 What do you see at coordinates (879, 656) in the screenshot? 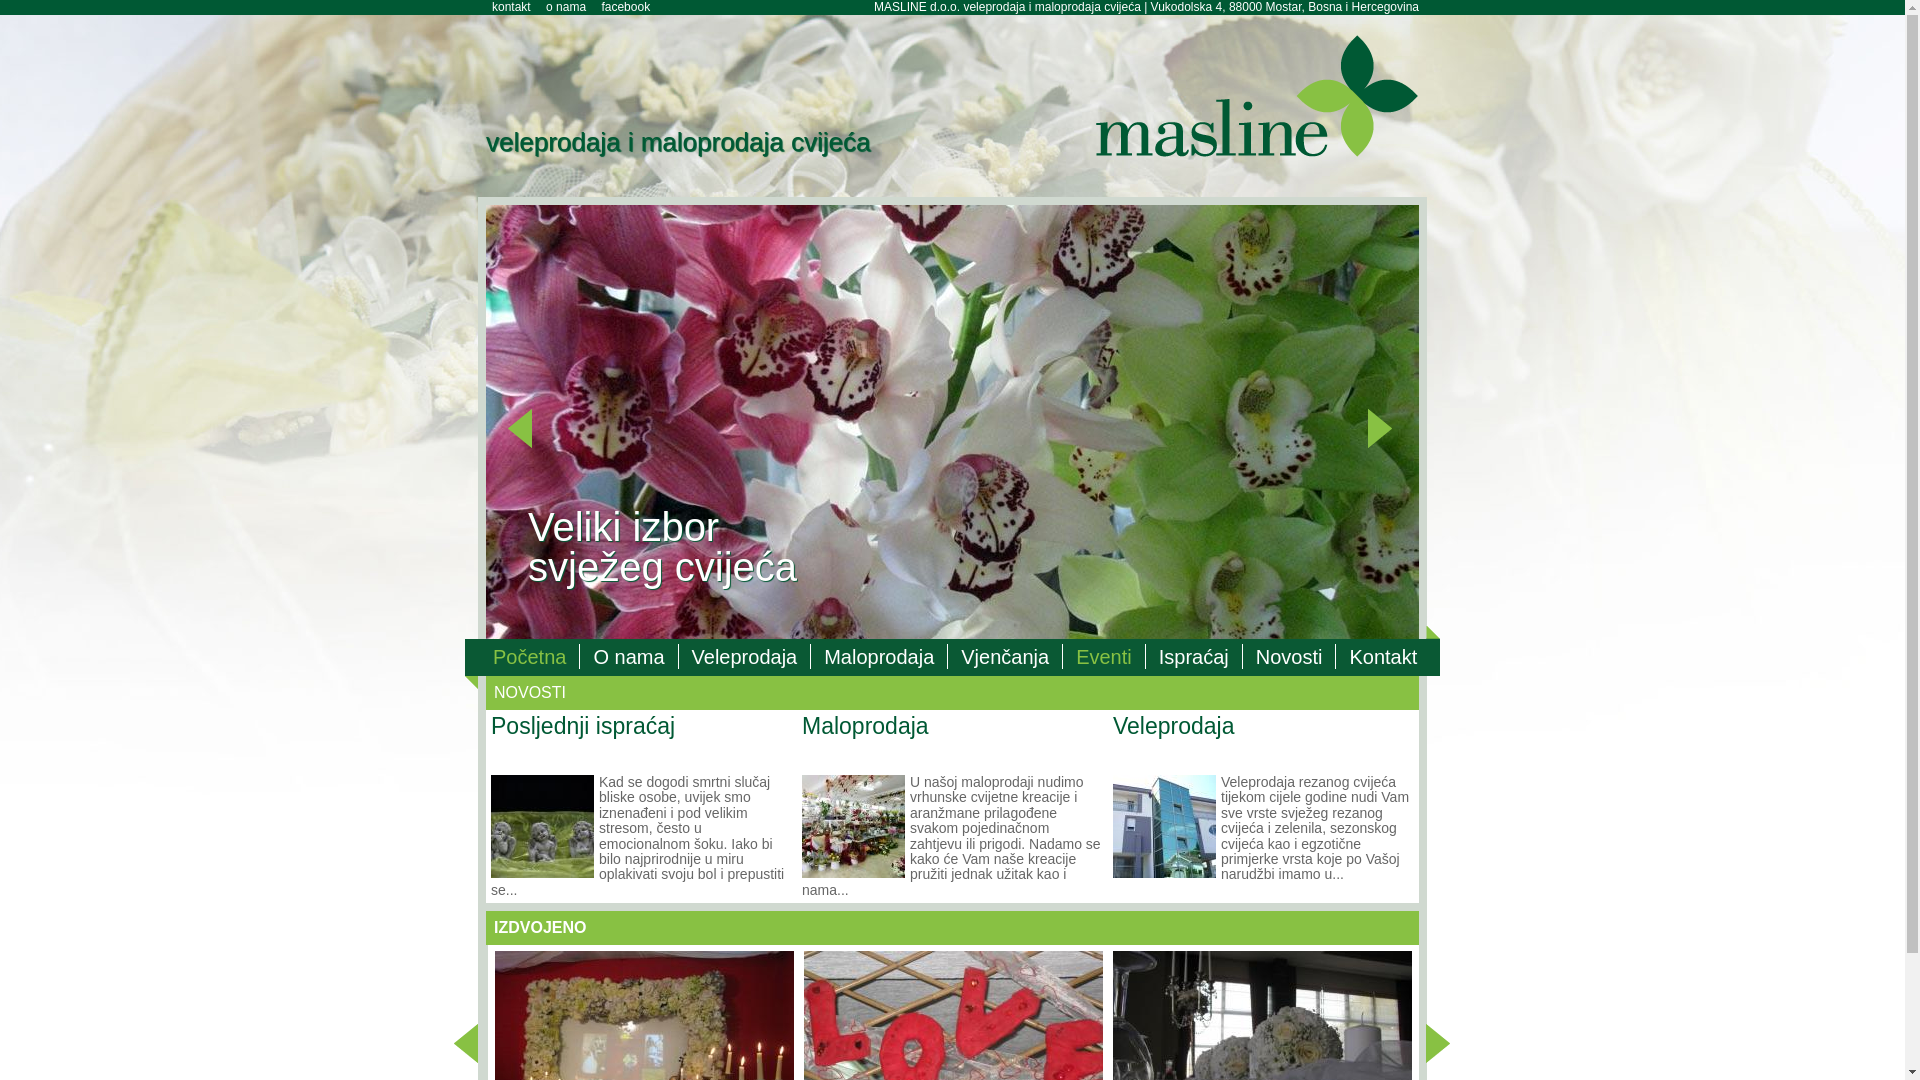
I see `'Maloprodaja'` at bounding box center [879, 656].